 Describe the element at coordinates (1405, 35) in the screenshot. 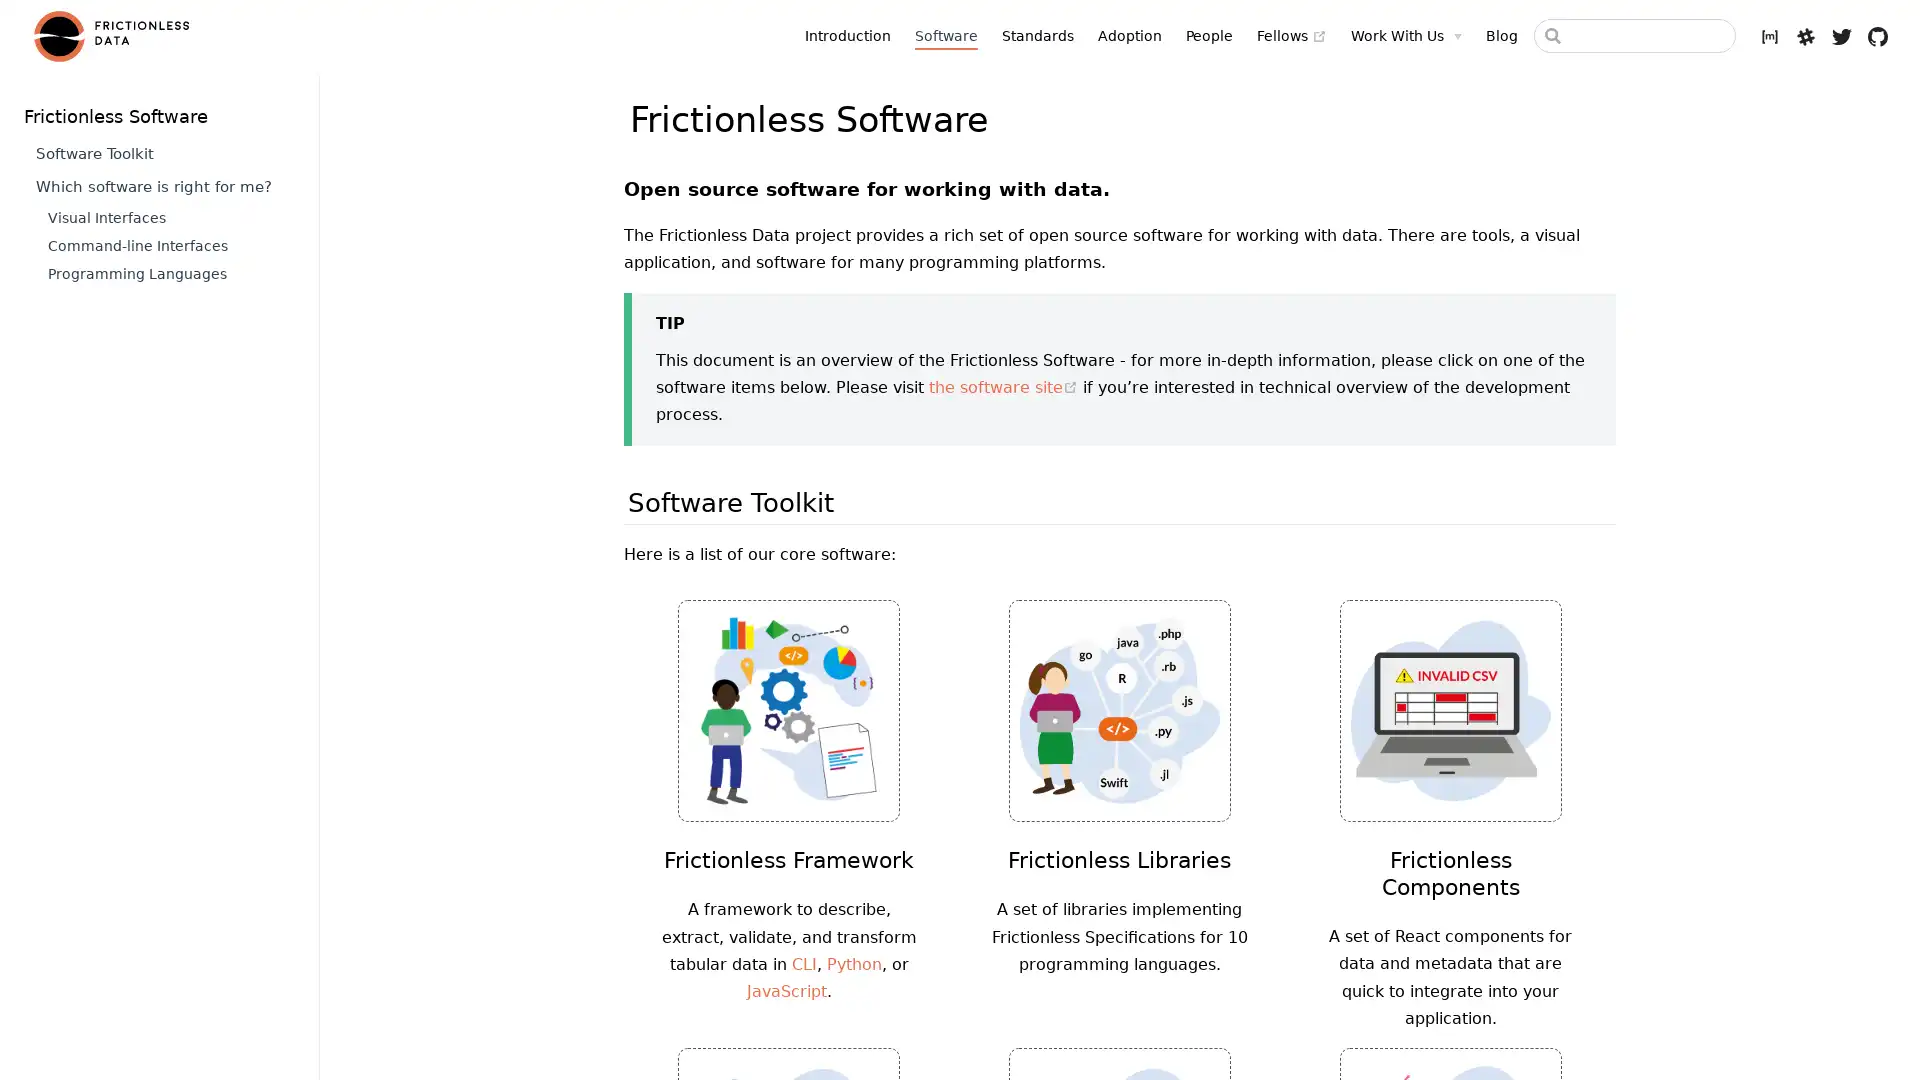

I see `Work With Us Menu` at that location.